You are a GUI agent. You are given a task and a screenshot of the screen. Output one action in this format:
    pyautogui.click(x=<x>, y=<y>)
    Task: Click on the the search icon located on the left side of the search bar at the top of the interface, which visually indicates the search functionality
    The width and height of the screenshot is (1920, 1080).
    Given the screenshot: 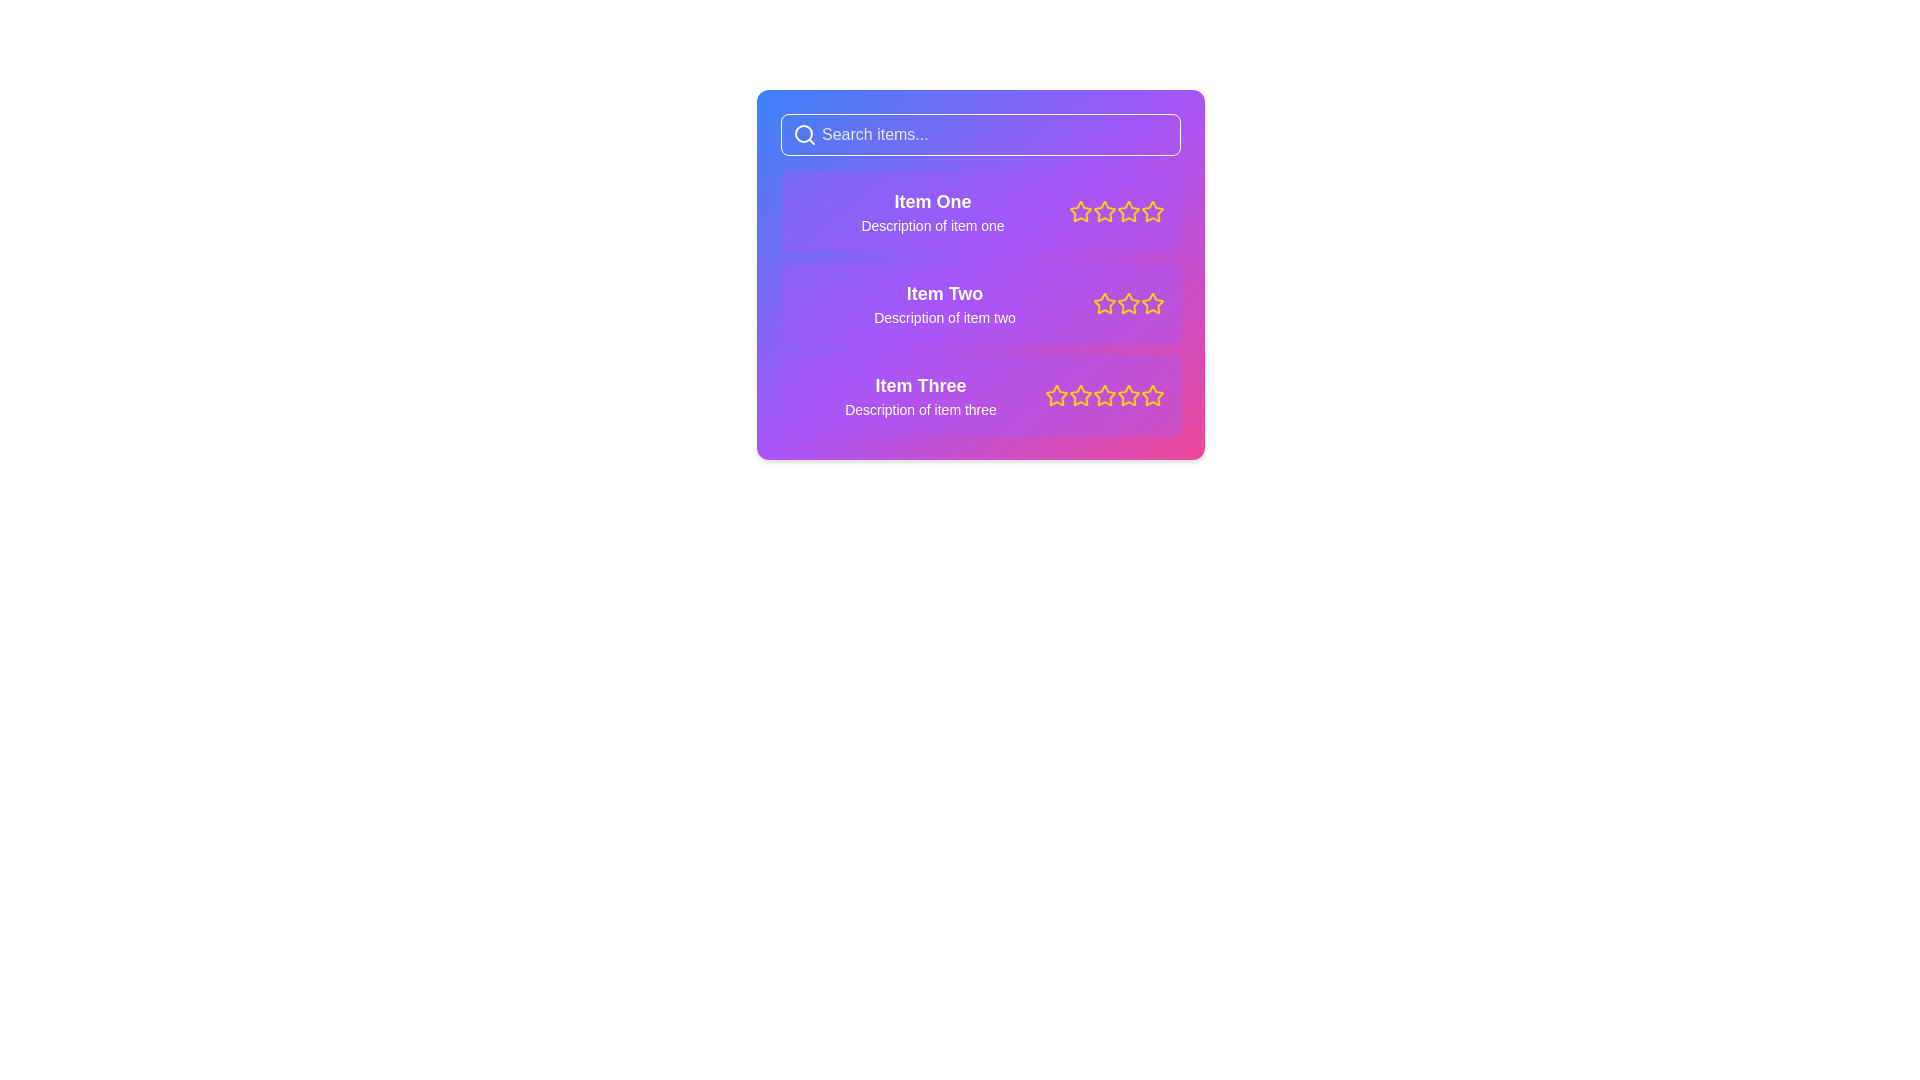 What is the action you would take?
    pyautogui.click(x=805, y=135)
    